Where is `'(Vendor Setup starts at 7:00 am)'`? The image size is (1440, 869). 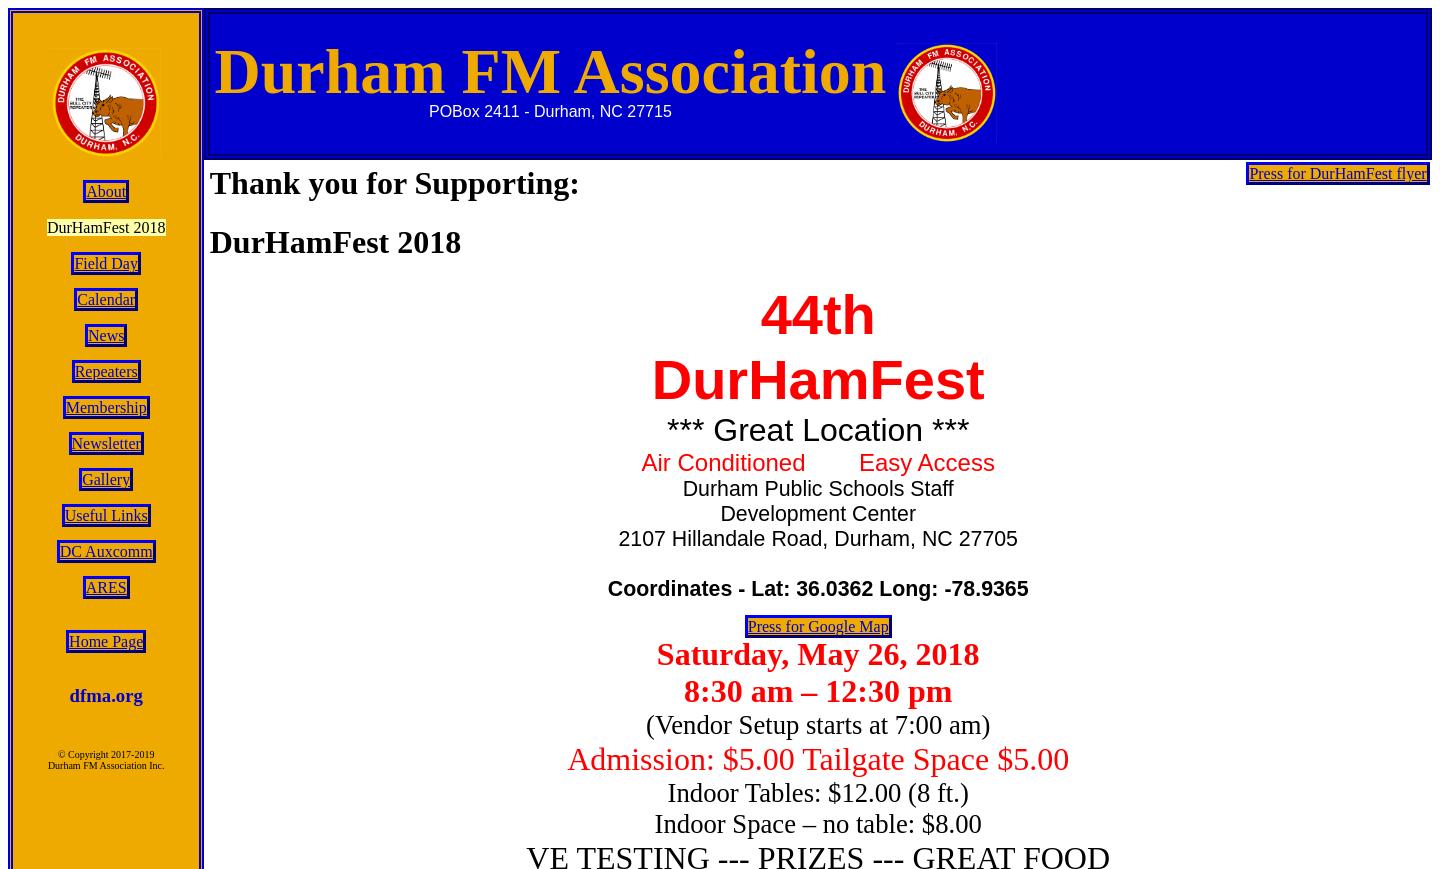 '(Vendor Setup starts at 7:00 am)' is located at coordinates (818, 725).